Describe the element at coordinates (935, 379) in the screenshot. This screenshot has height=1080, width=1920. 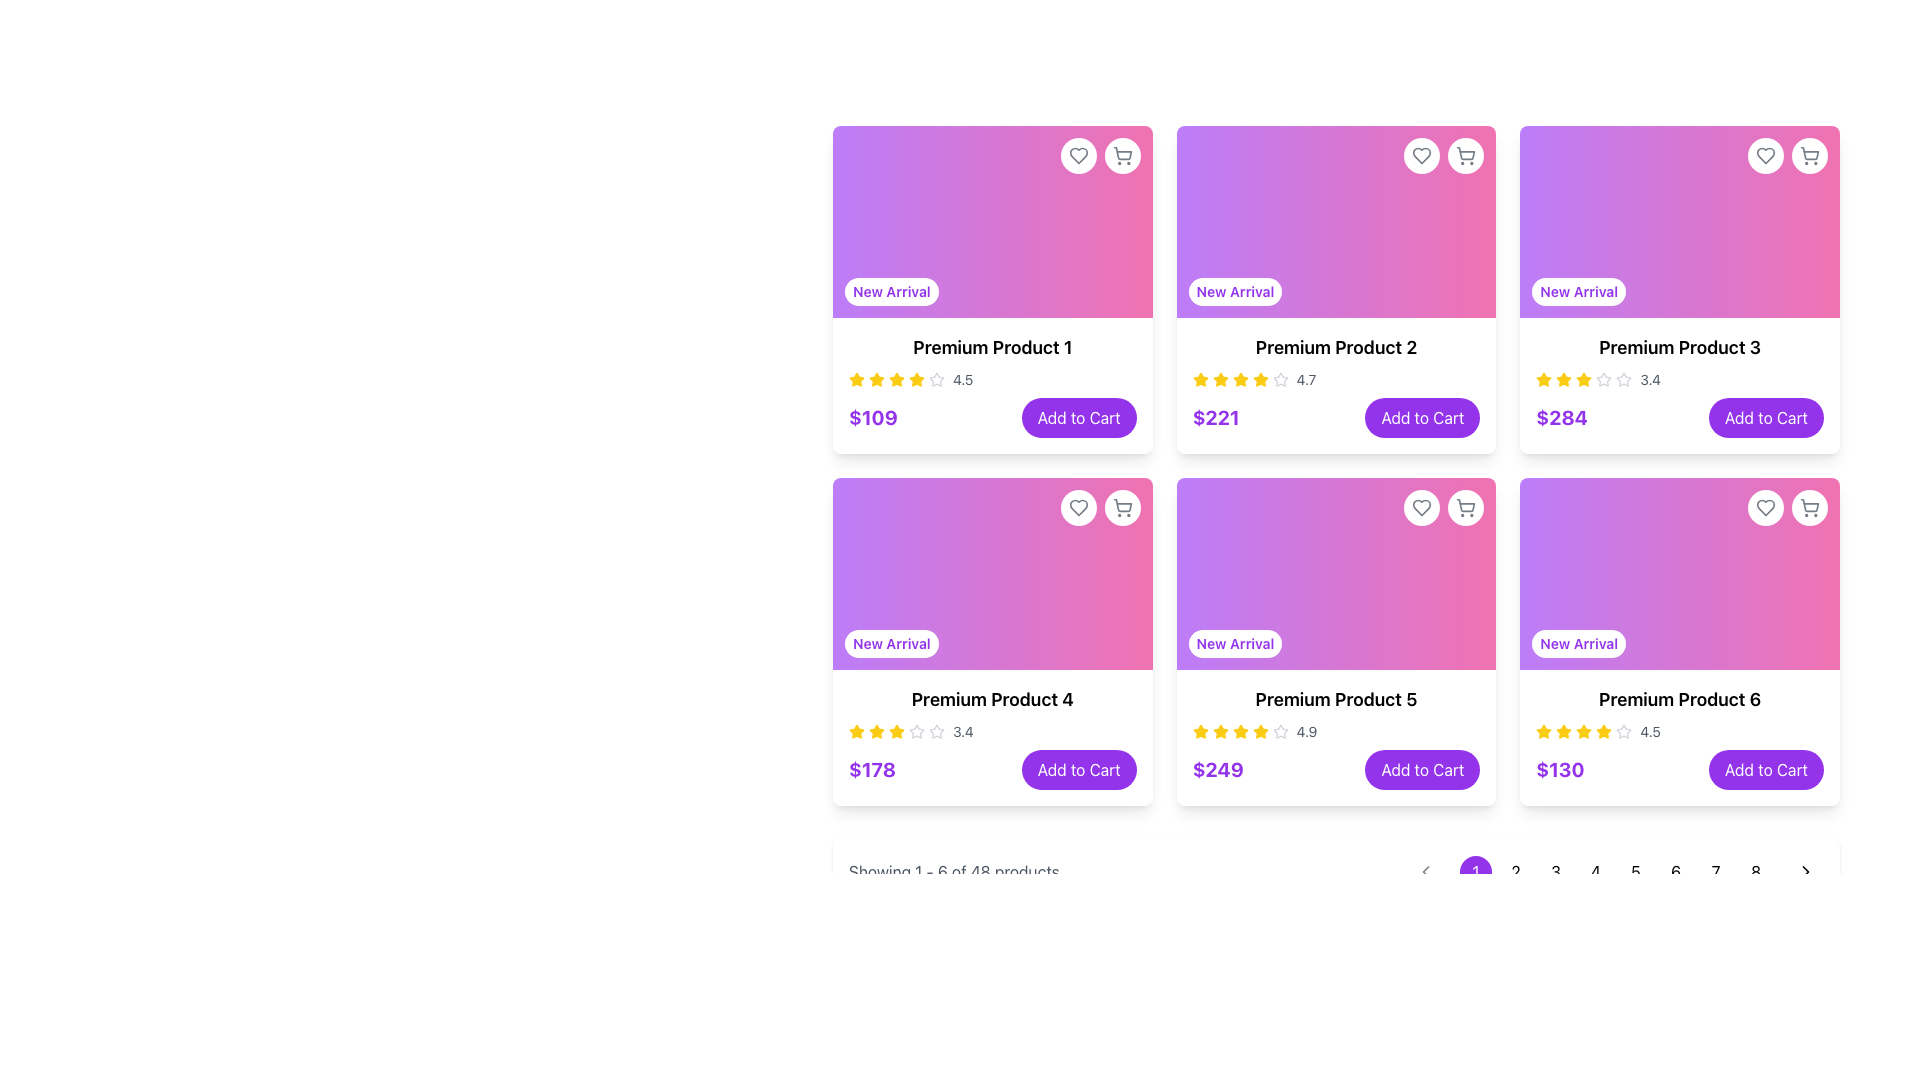
I see `the second star icon in the star rating system for 'Premium Product 1', which is styled with a gray outline and fills, distinct from other elements` at that location.